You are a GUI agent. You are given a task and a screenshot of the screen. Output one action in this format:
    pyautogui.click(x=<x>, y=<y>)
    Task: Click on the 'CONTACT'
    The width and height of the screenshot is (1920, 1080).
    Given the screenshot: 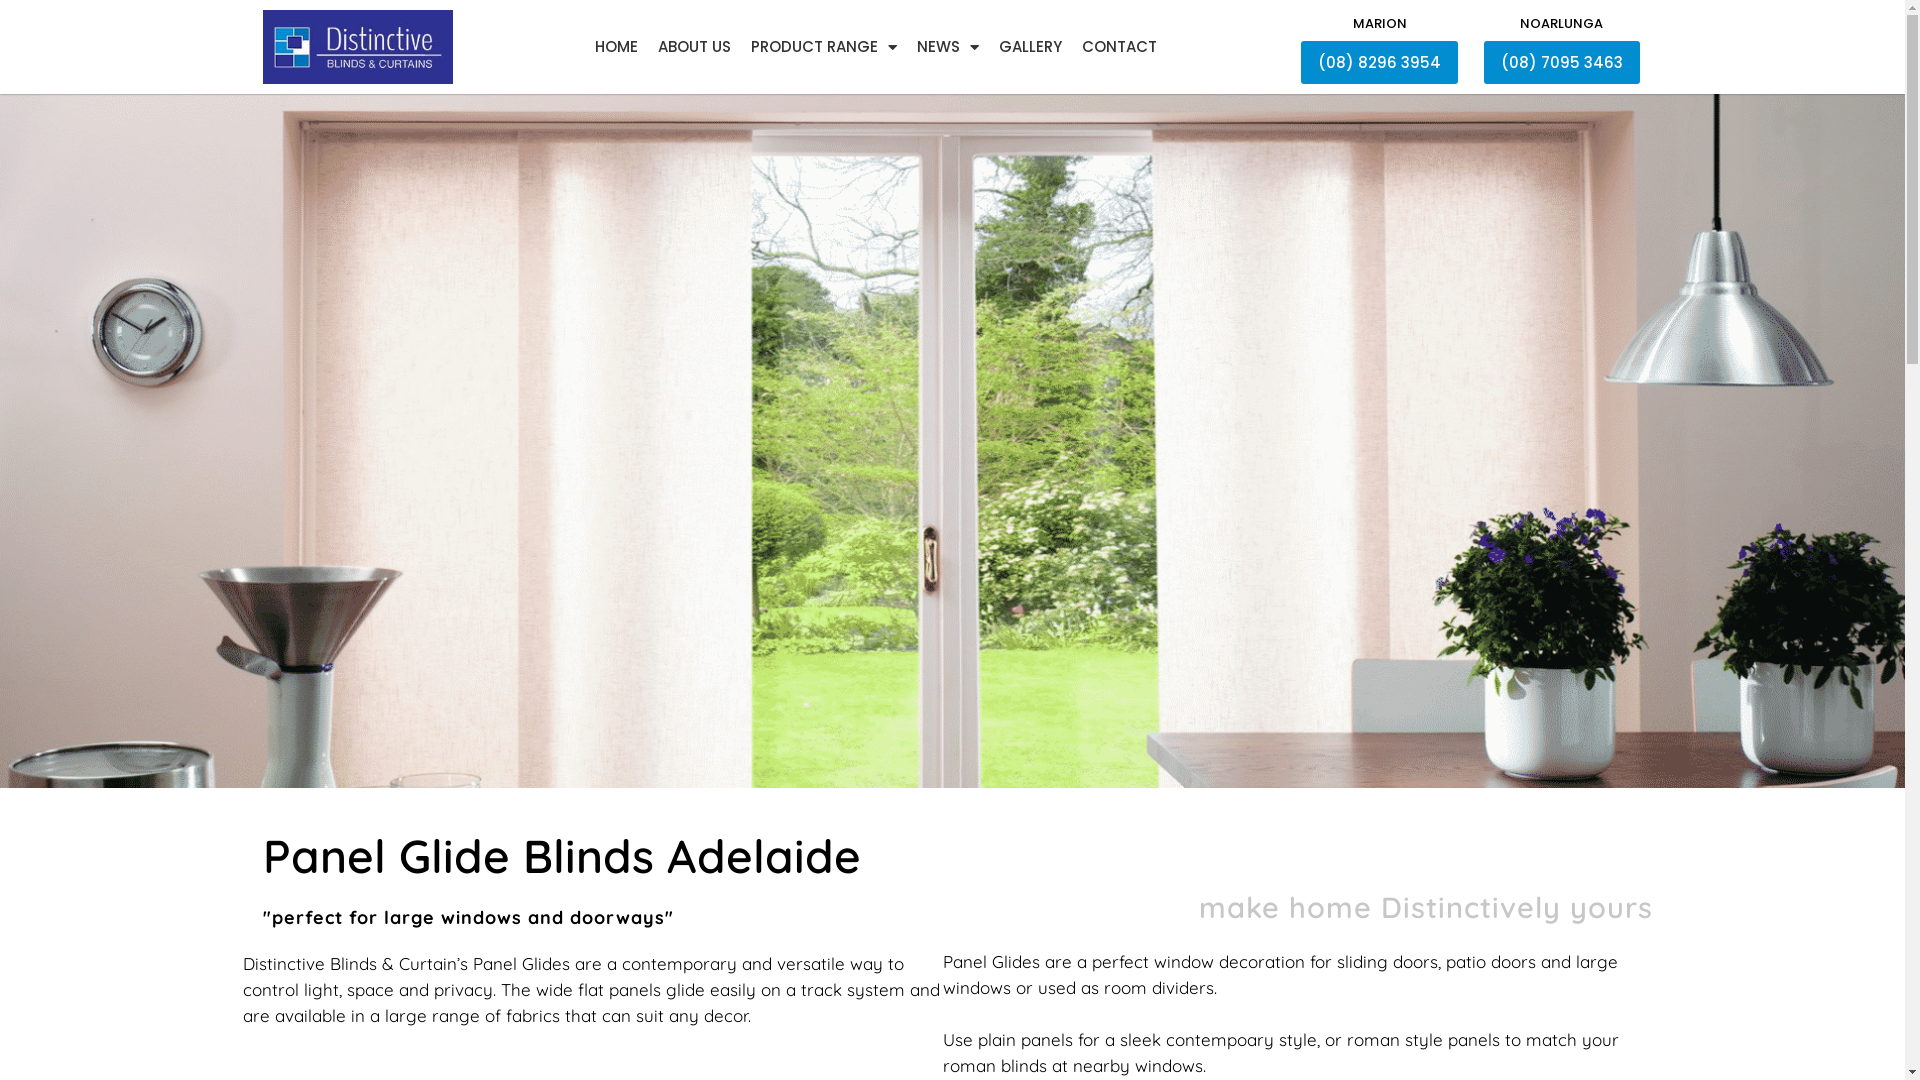 What is the action you would take?
    pyautogui.click(x=1118, y=45)
    